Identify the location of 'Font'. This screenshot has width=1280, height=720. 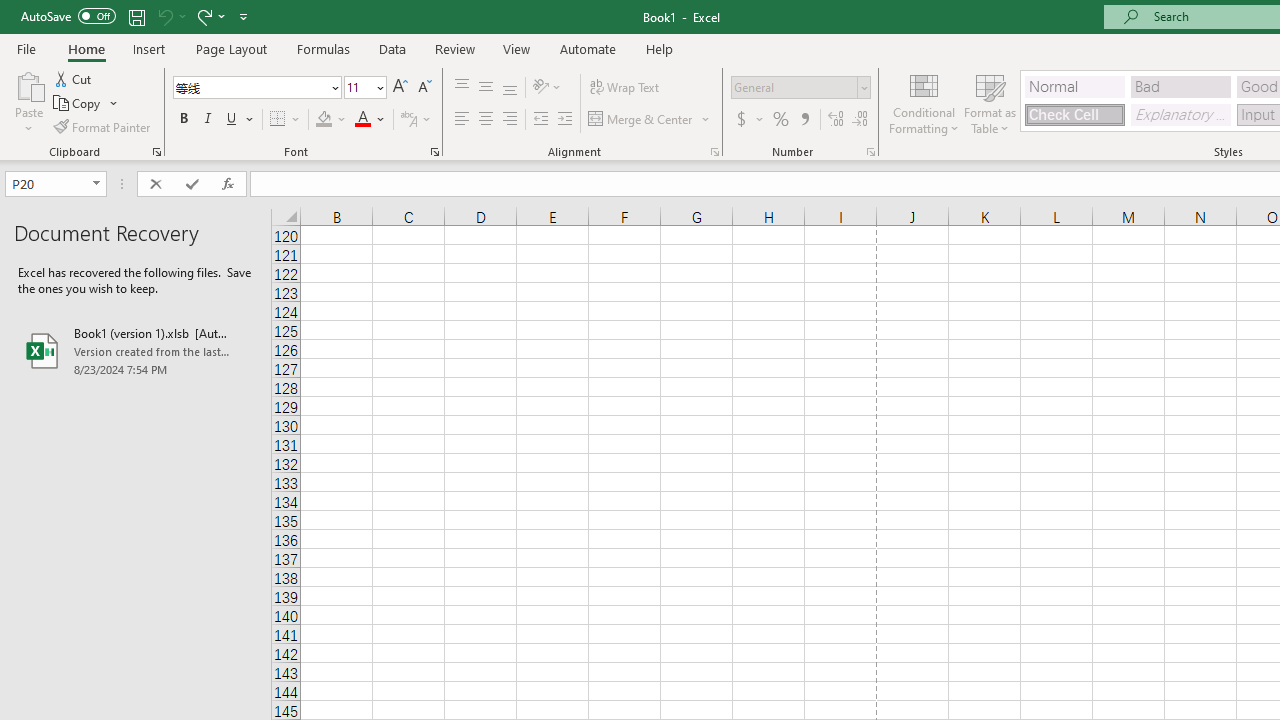
(249, 86).